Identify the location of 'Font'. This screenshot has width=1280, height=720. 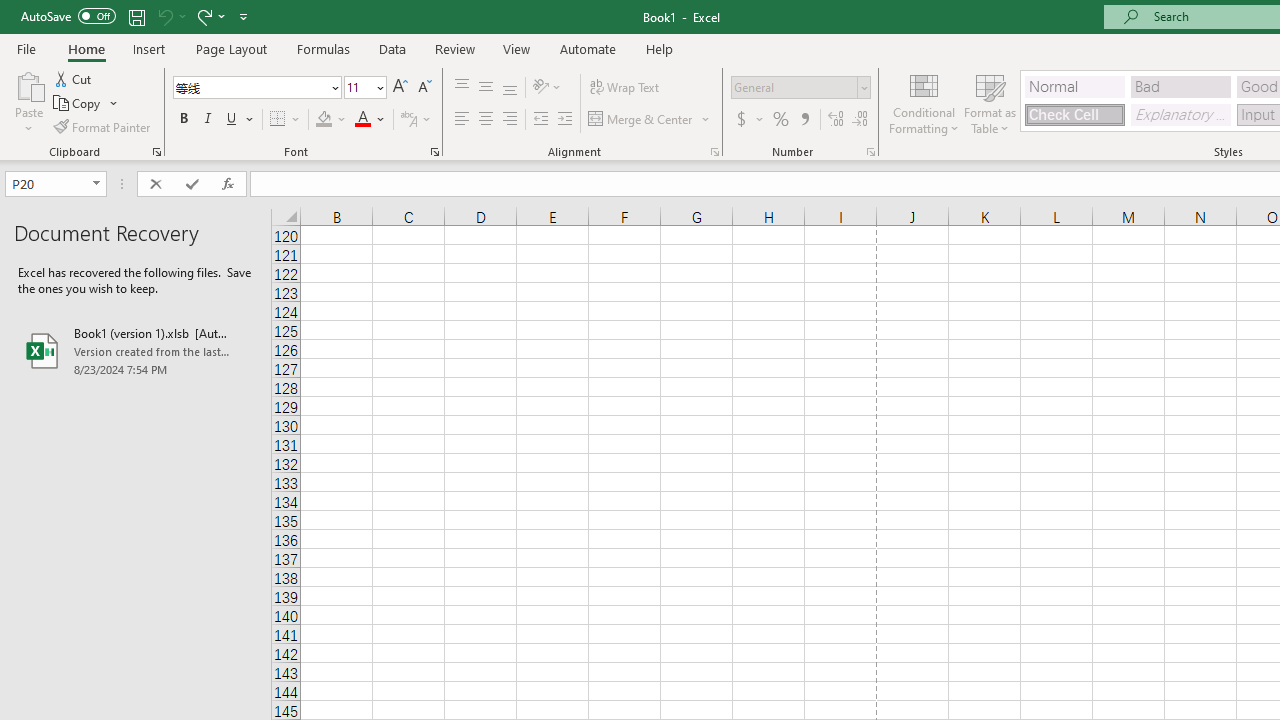
(249, 86).